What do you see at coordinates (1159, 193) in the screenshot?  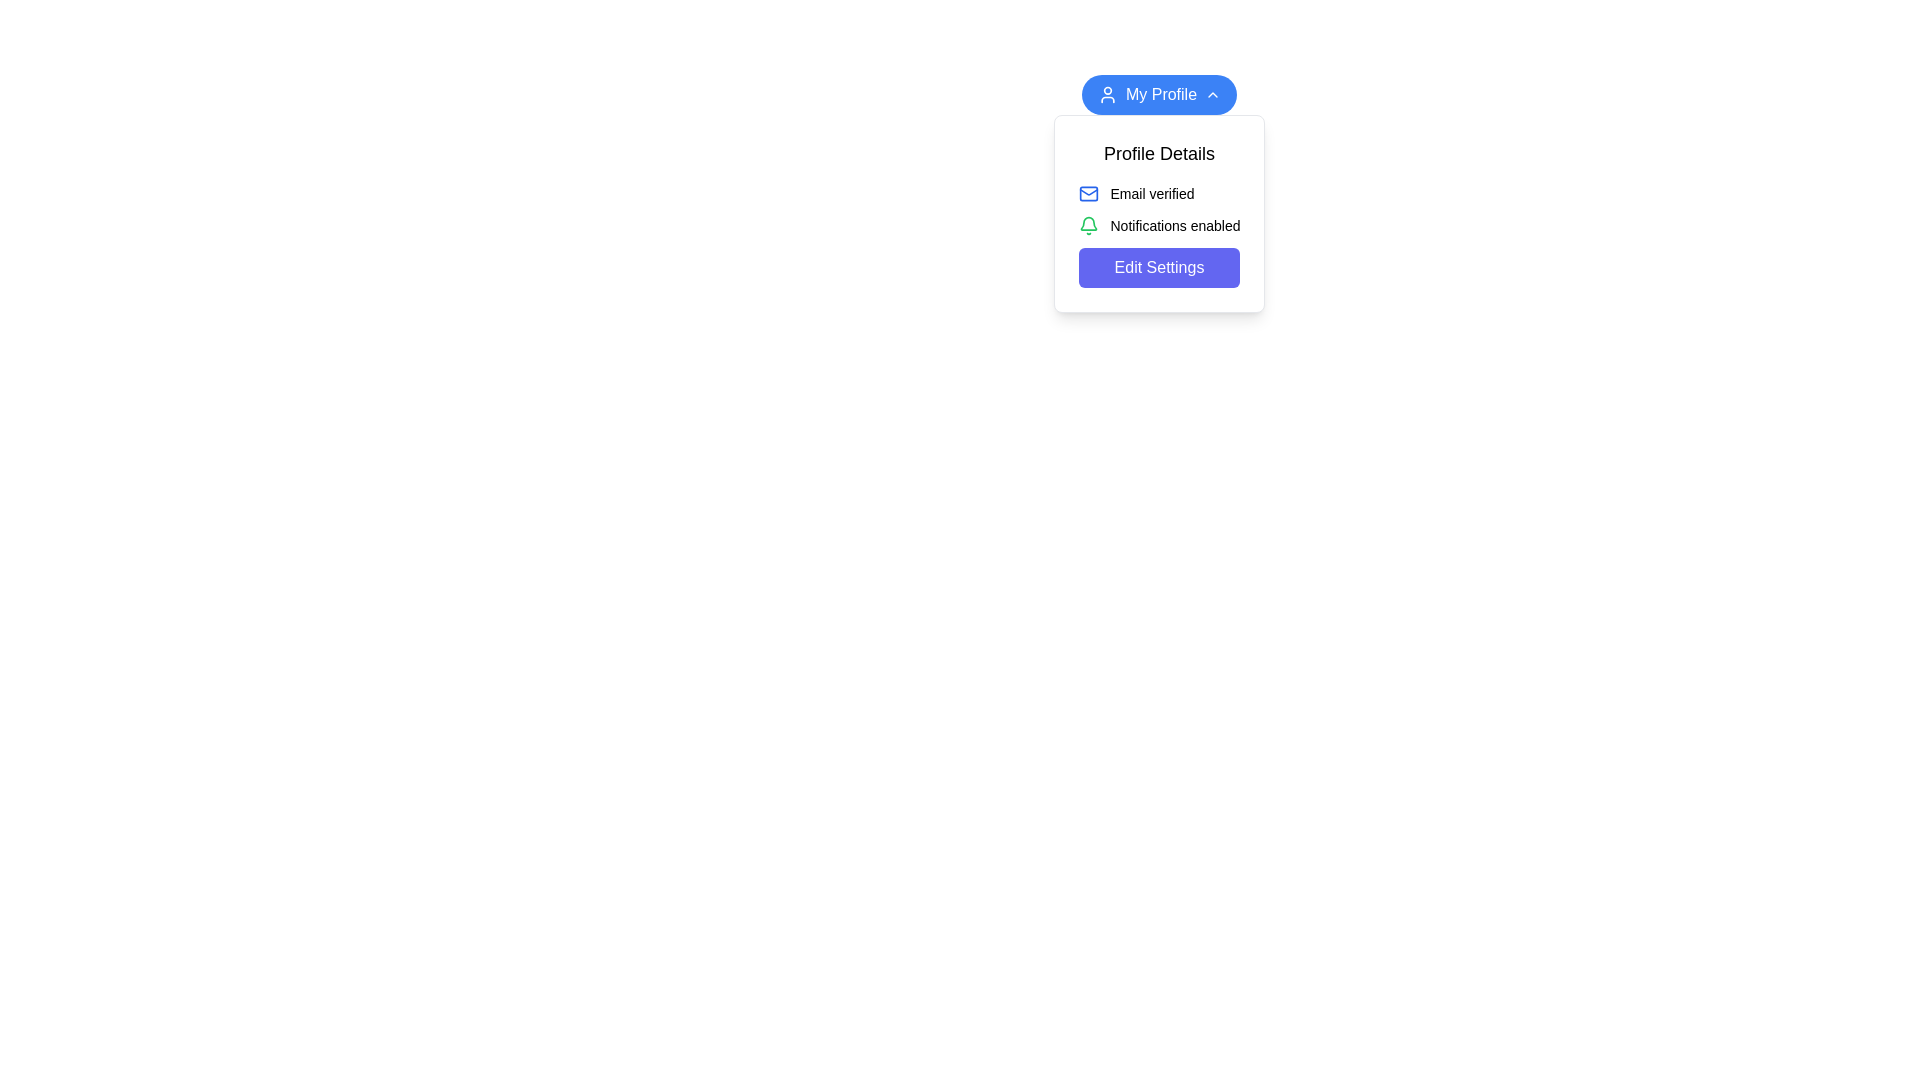 I see `the email verification indicator text element, which is positioned vertically above the 'Notifications enabled' item and below the 'Profile Details' header` at bounding box center [1159, 193].